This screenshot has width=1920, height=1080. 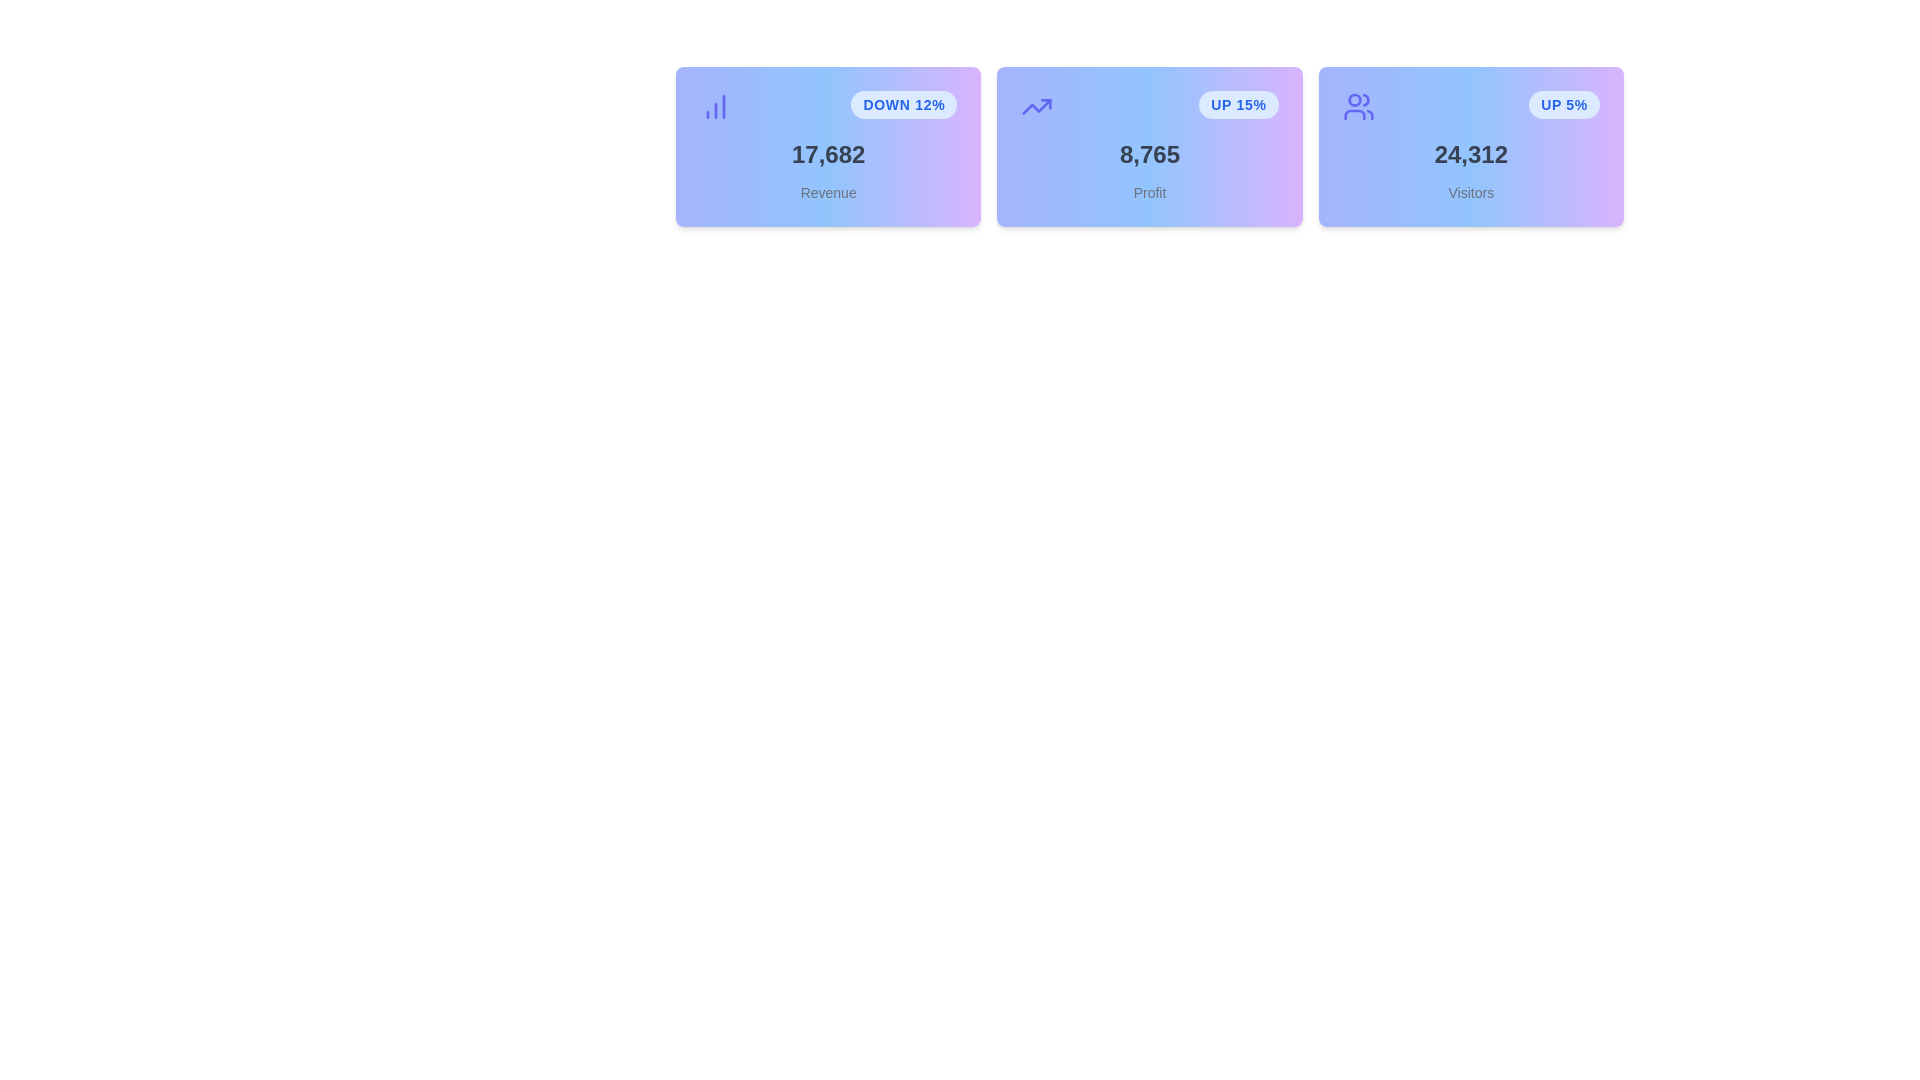 I want to click on text from the Info card, which displays 'Down 12%' at the top right, '17,682' in the middle, and 'Revenue' below that, so click(x=828, y=145).